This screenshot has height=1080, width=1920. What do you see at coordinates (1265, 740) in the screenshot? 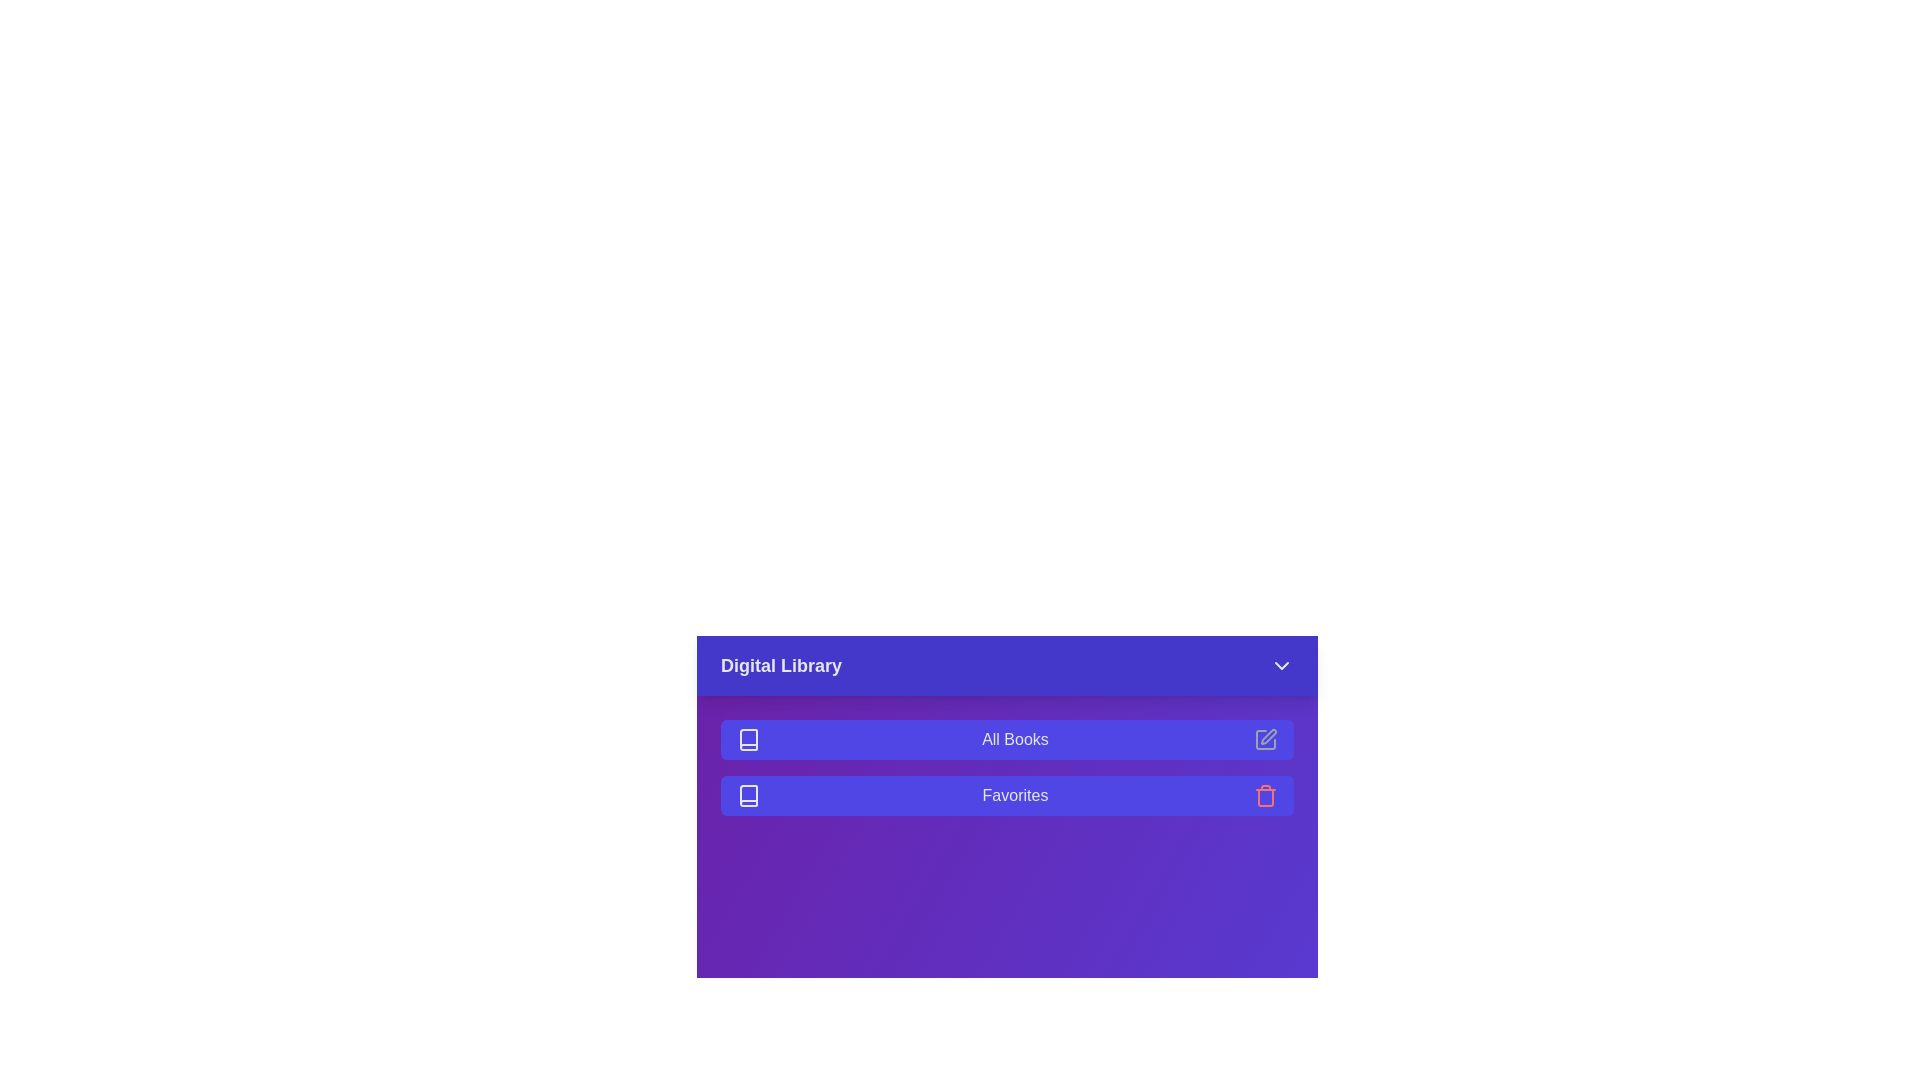
I see `the edit icon next to 'All Books' to perform an edit action` at bounding box center [1265, 740].